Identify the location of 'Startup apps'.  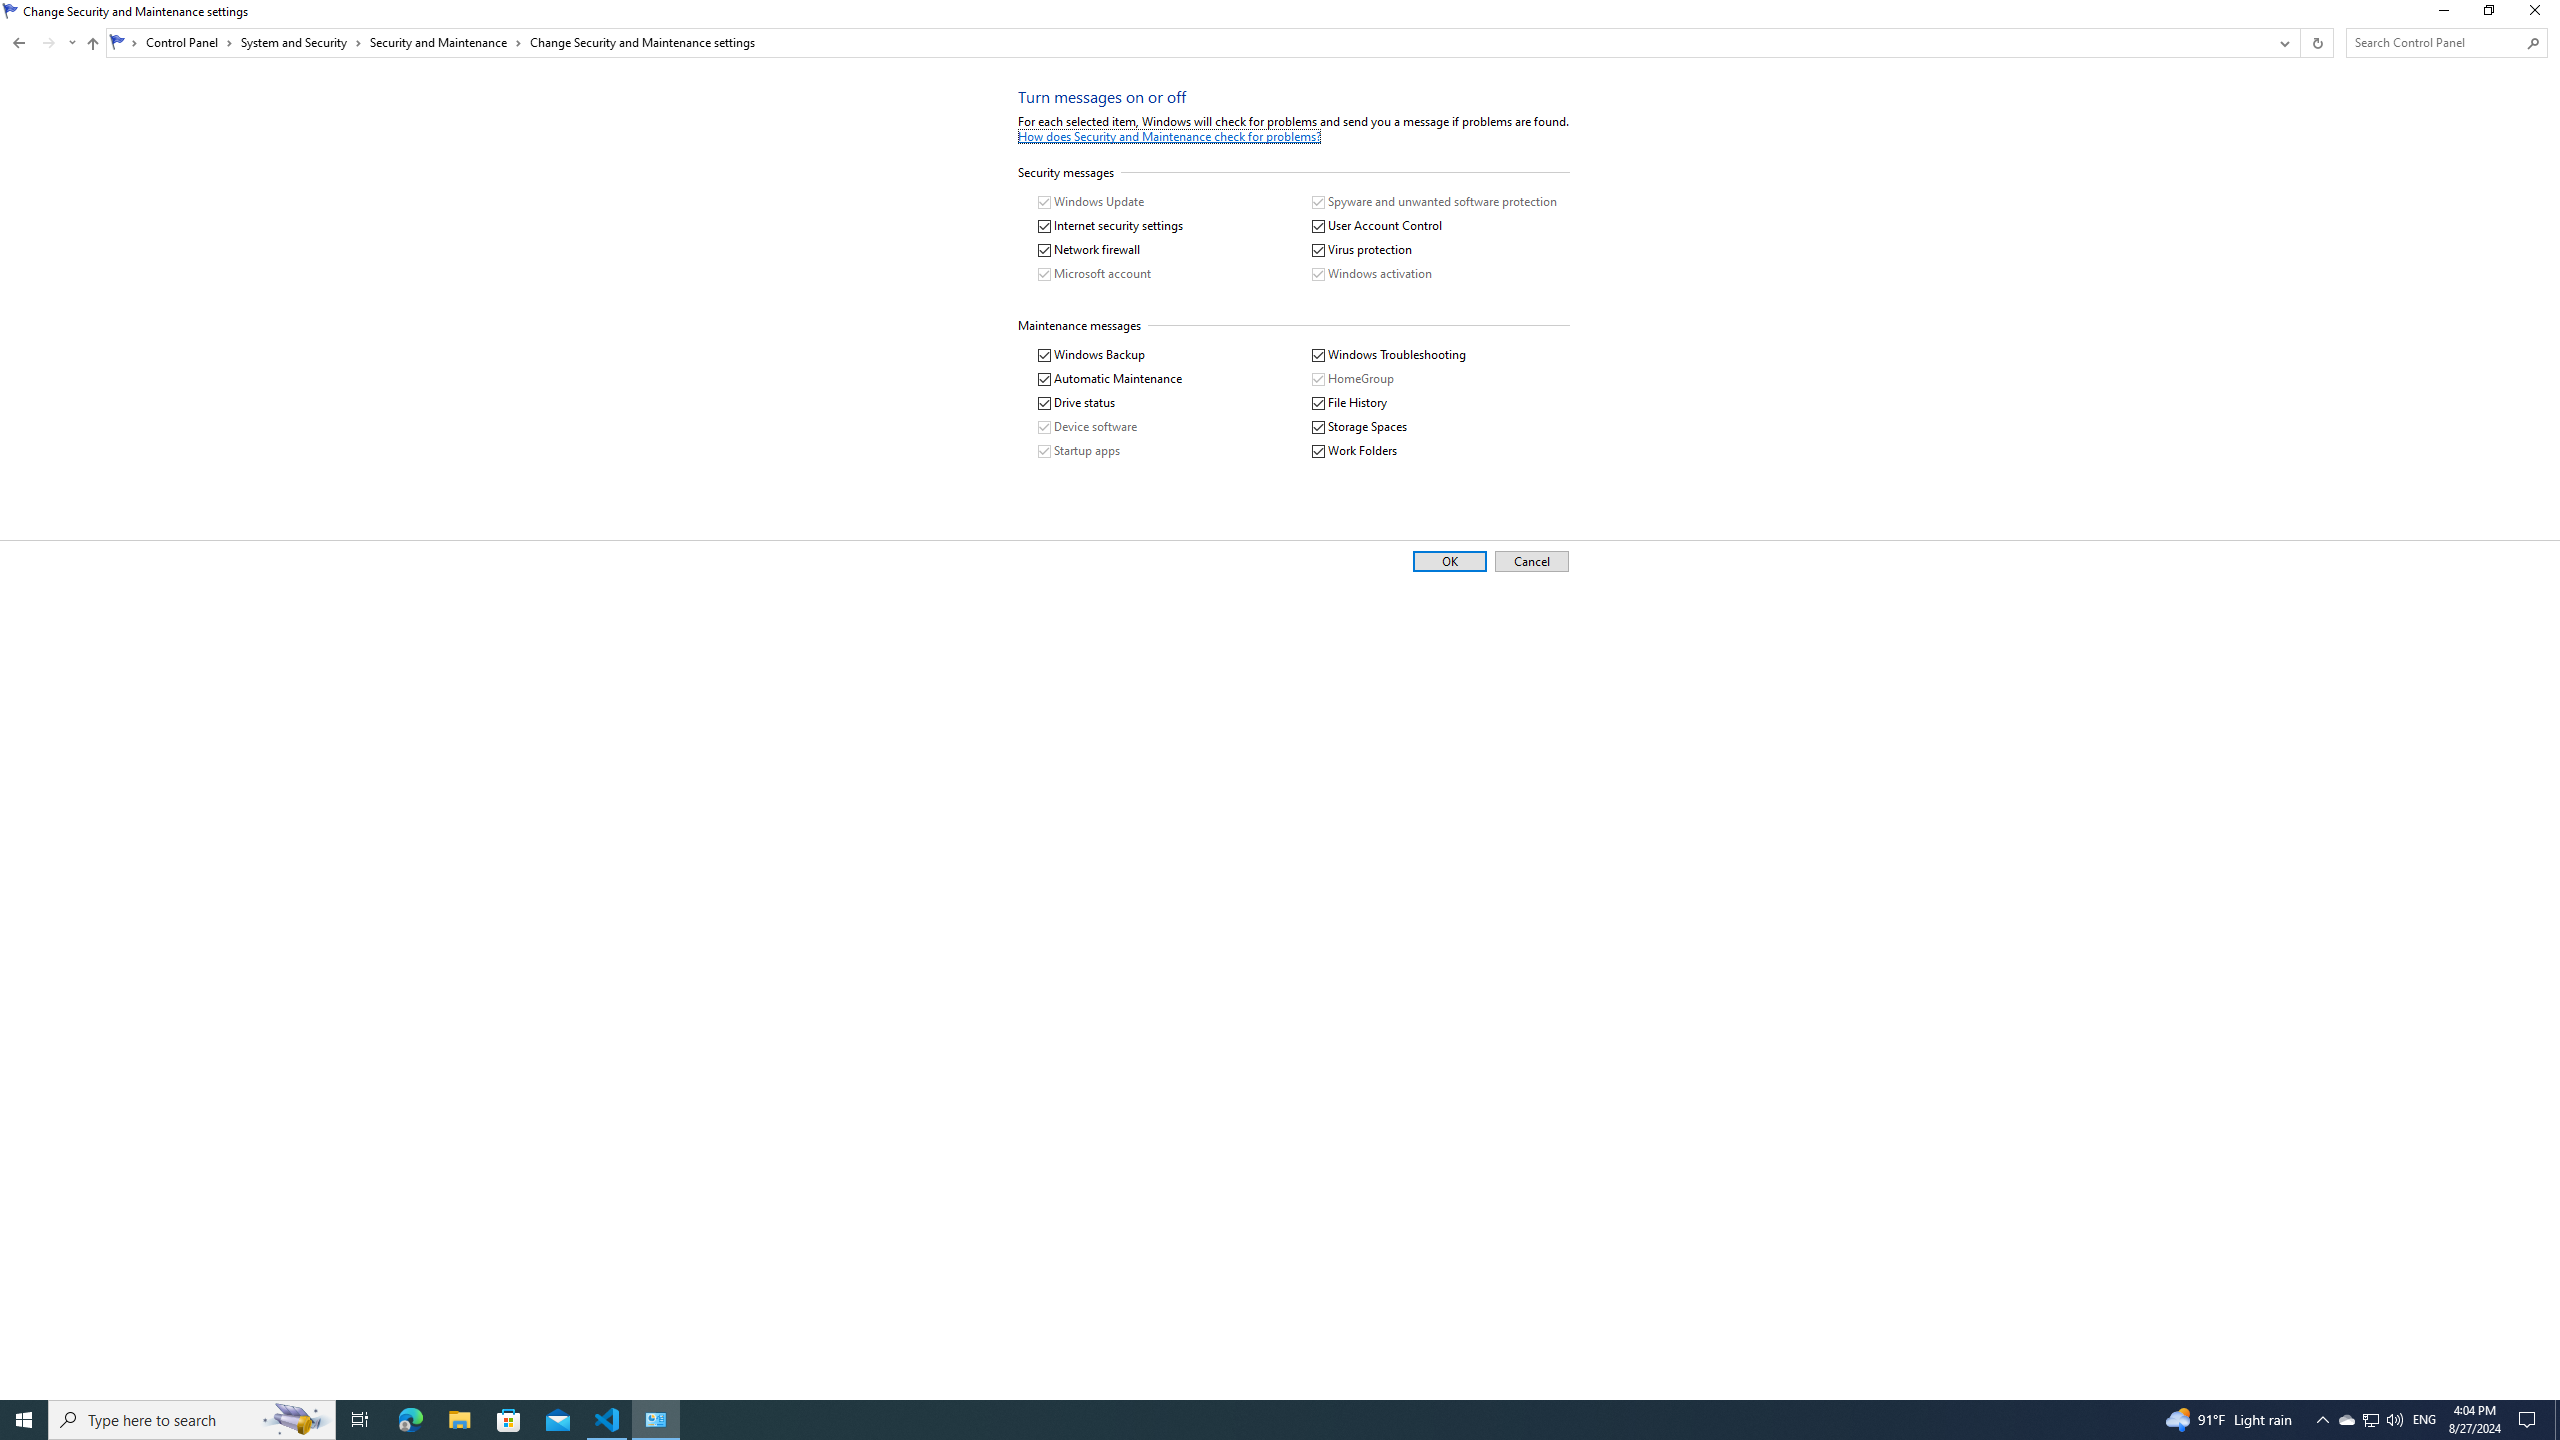
(1079, 451).